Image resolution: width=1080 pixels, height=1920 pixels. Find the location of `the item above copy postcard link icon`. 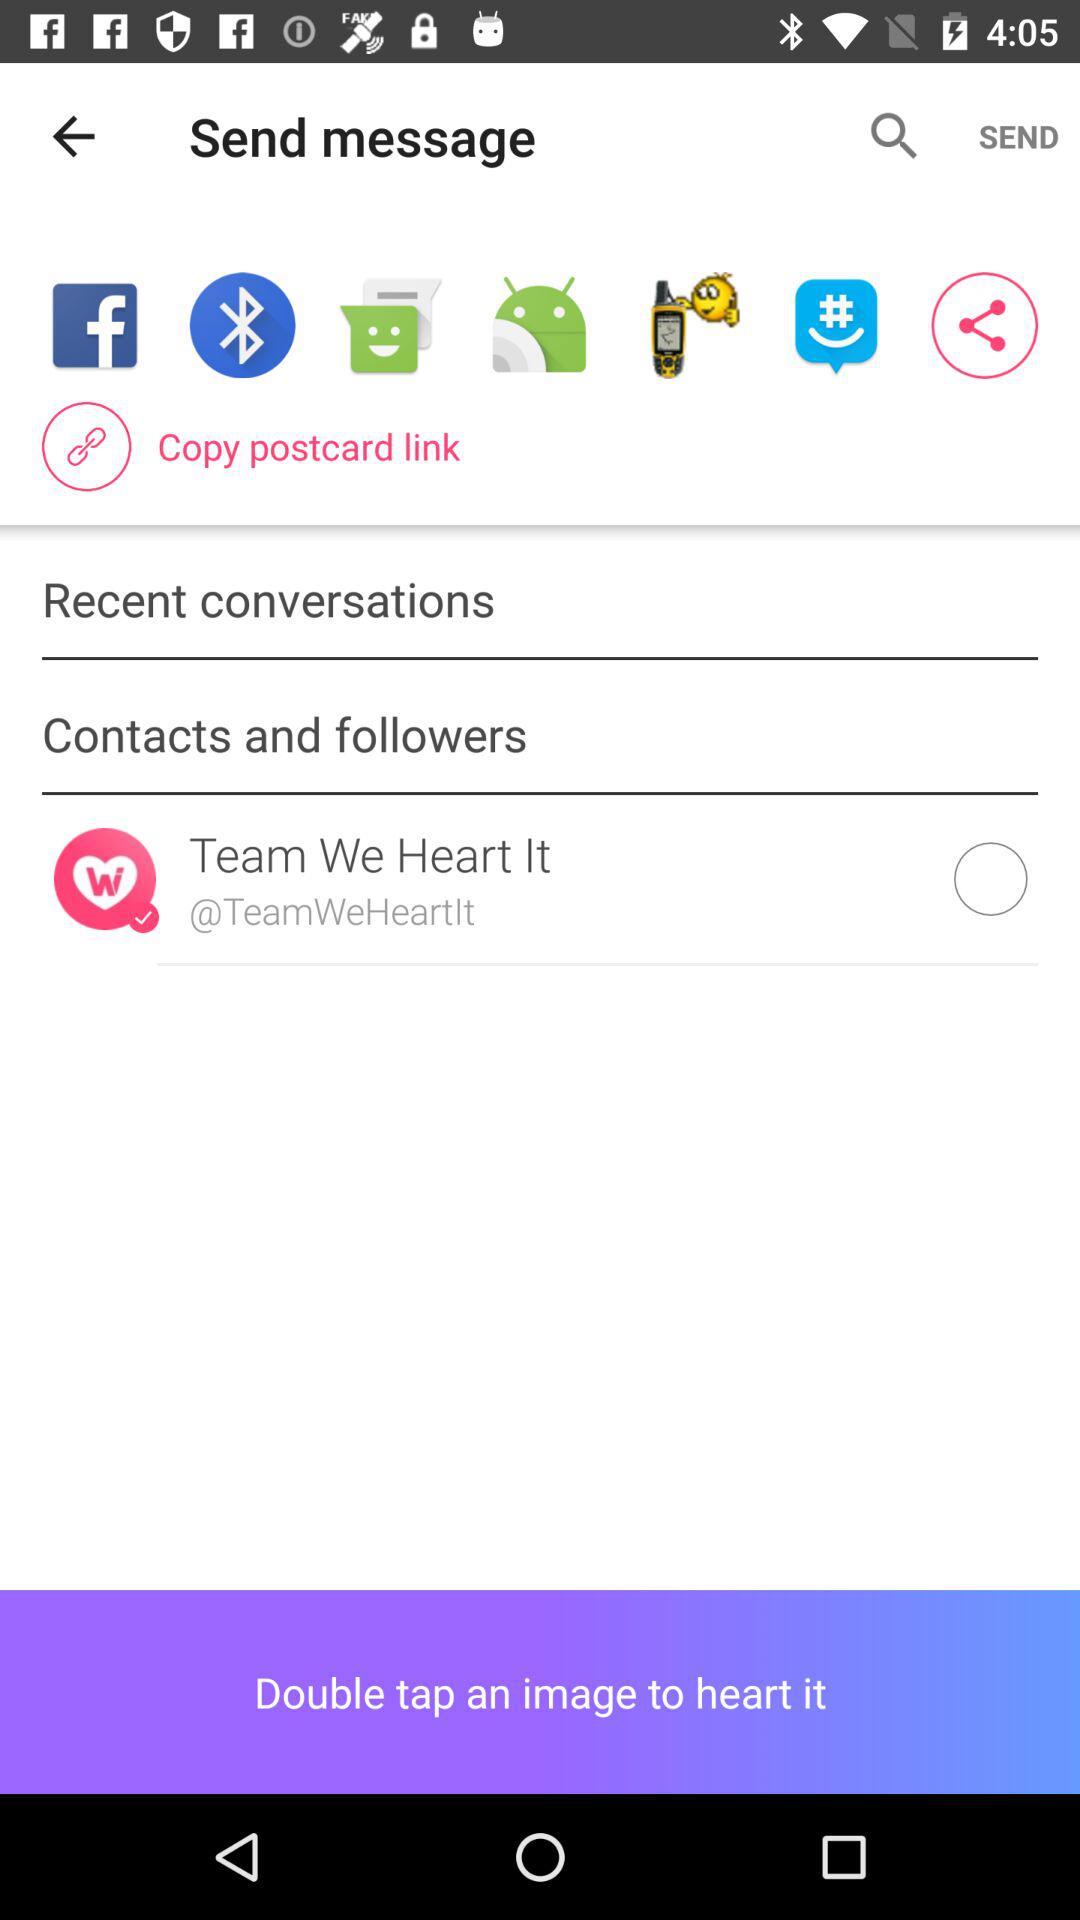

the item above copy postcard link icon is located at coordinates (538, 325).